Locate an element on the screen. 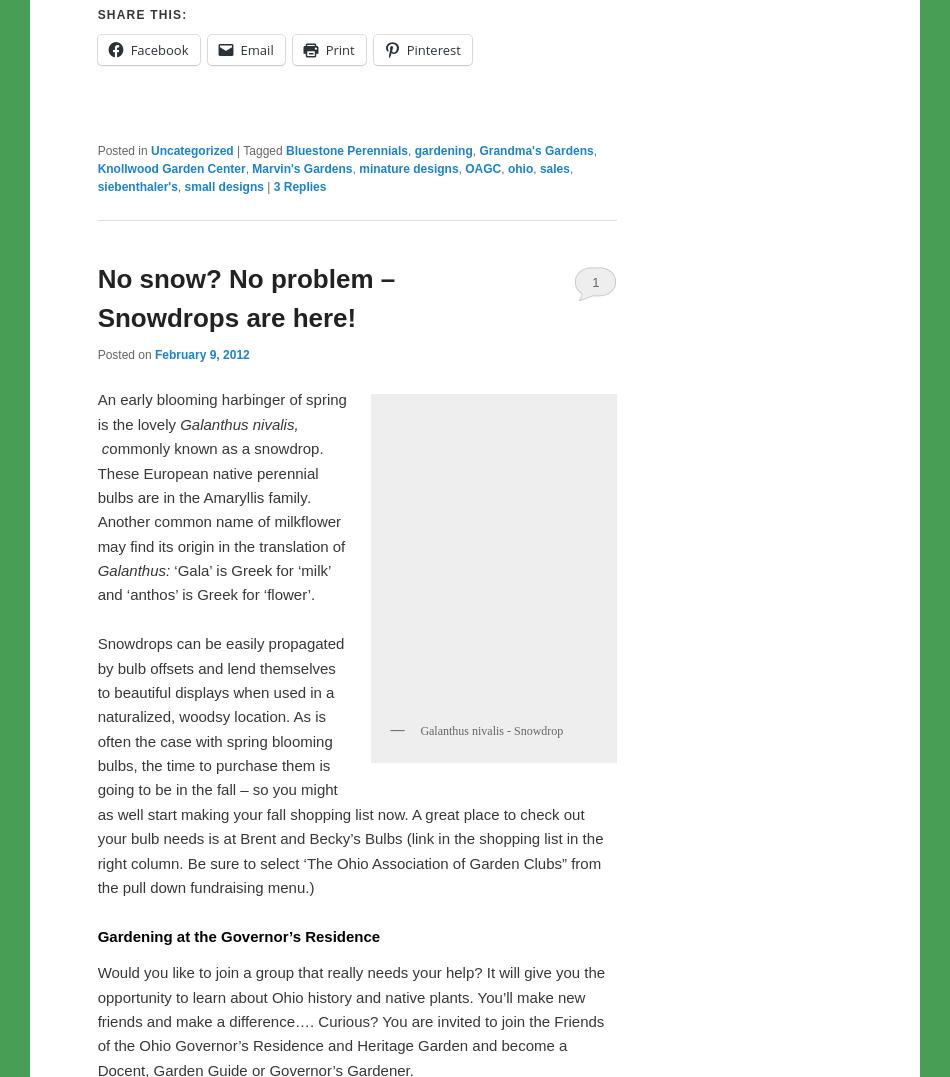  'February 9, 2012' is located at coordinates (201, 403).